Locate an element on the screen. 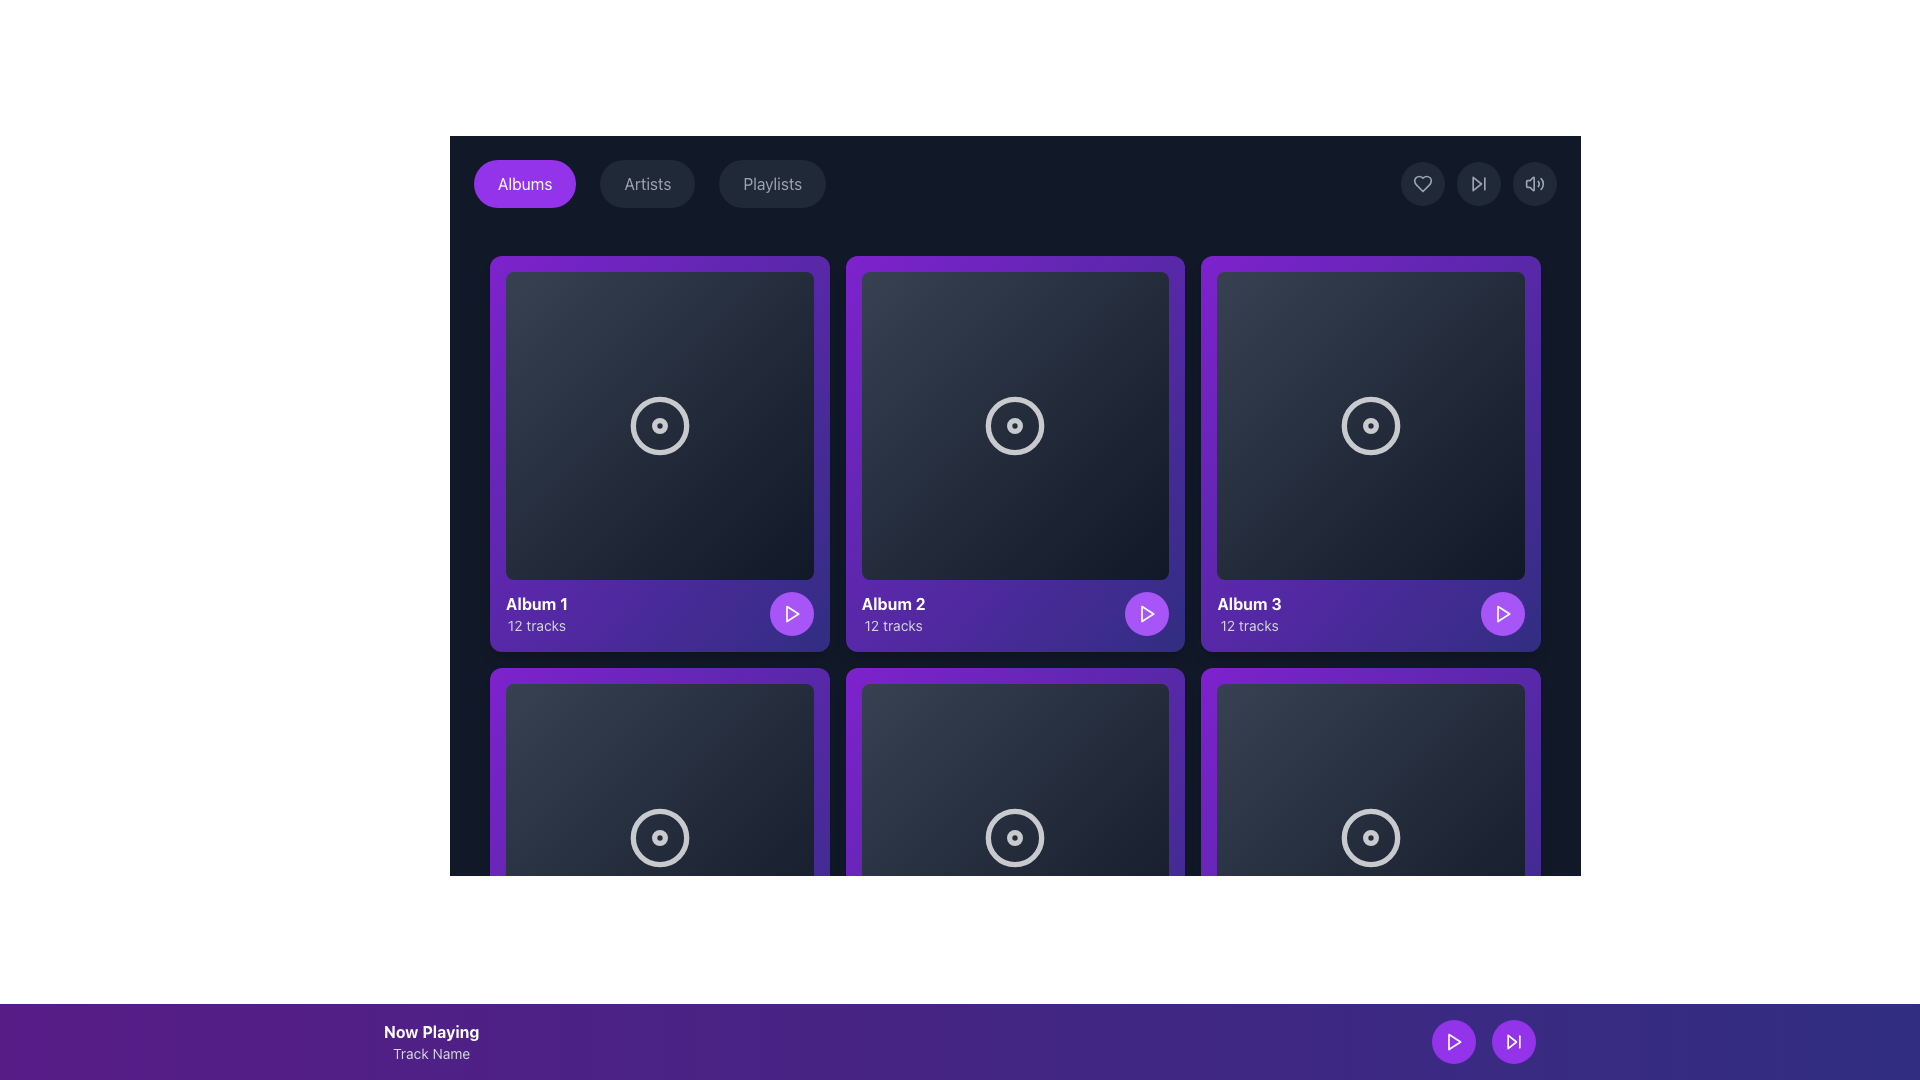 The width and height of the screenshot is (1920, 1080). the circular icon with a minimalist design located in the second tile of the first row, which is part of the 'Album 2' grid layout is located at coordinates (1015, 424).